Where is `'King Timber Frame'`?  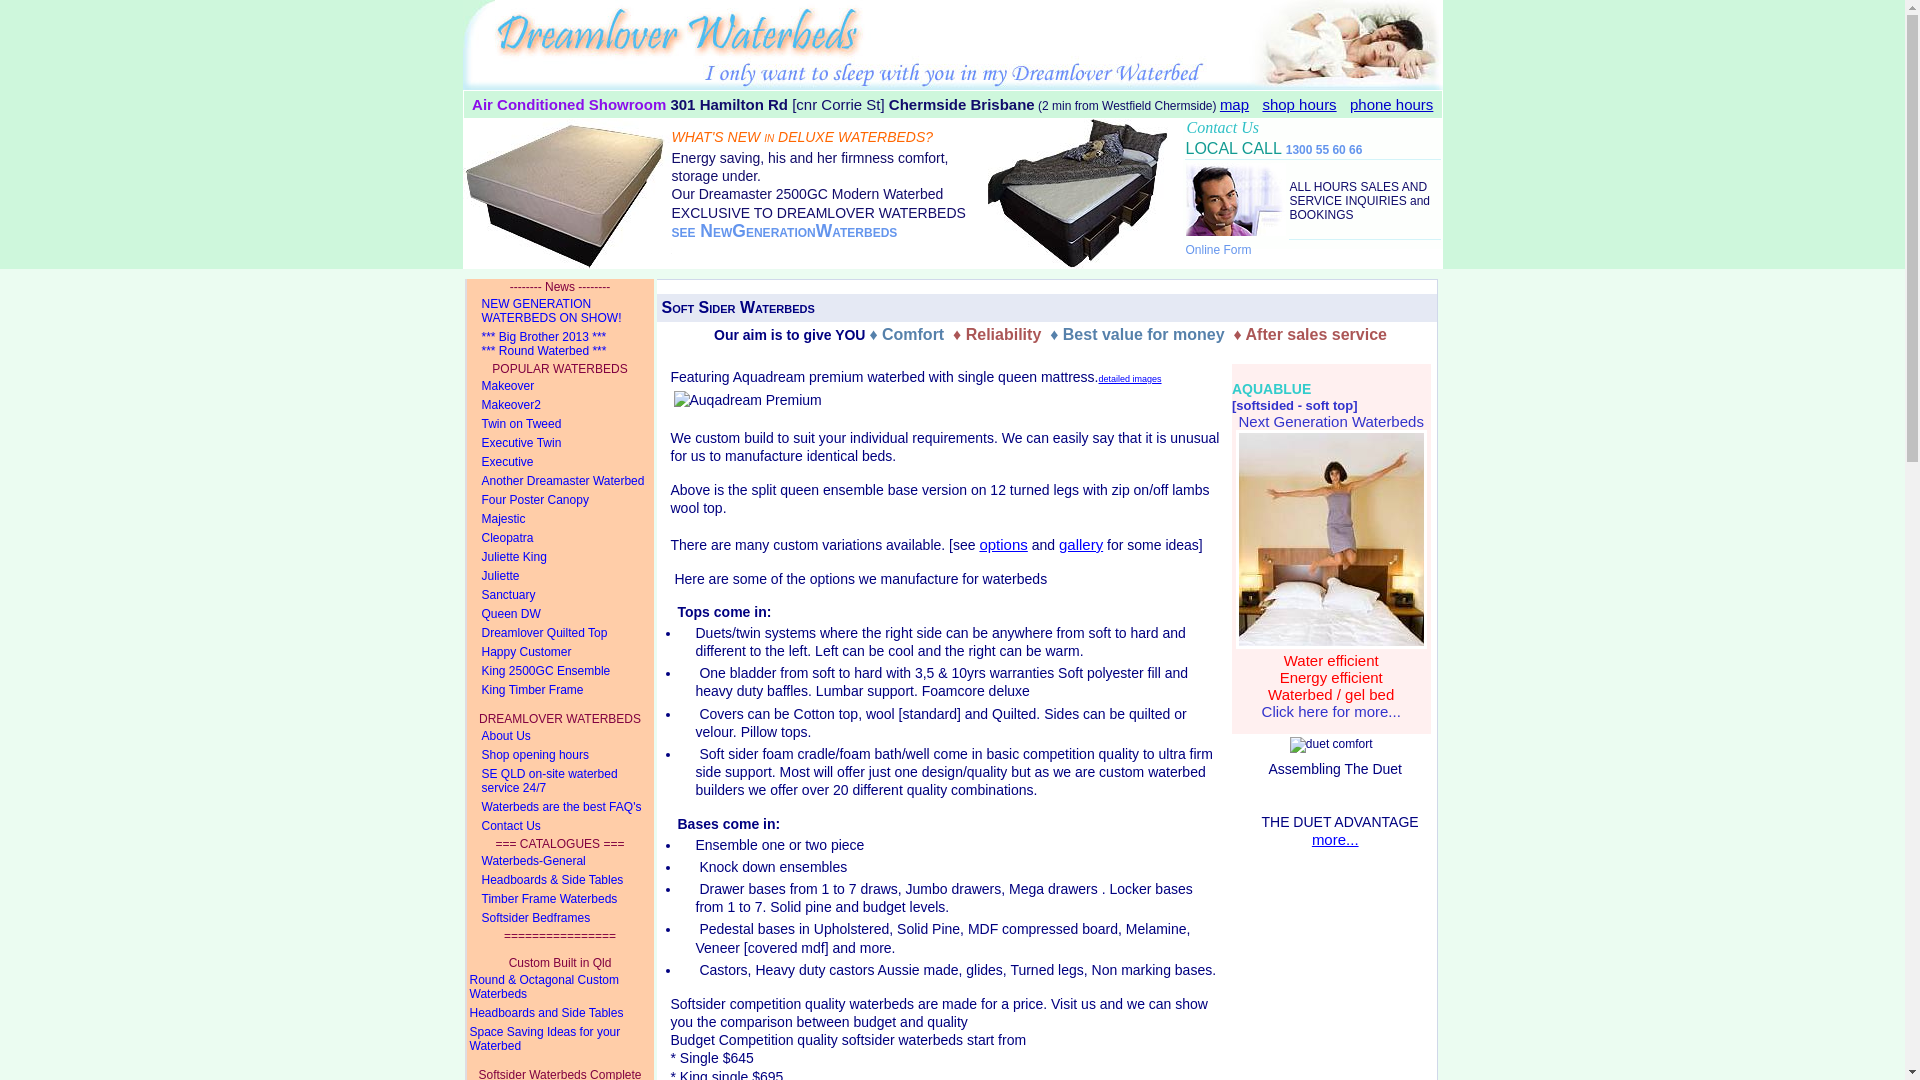 'King Timber Frame' is located at coordinates (559, 689).